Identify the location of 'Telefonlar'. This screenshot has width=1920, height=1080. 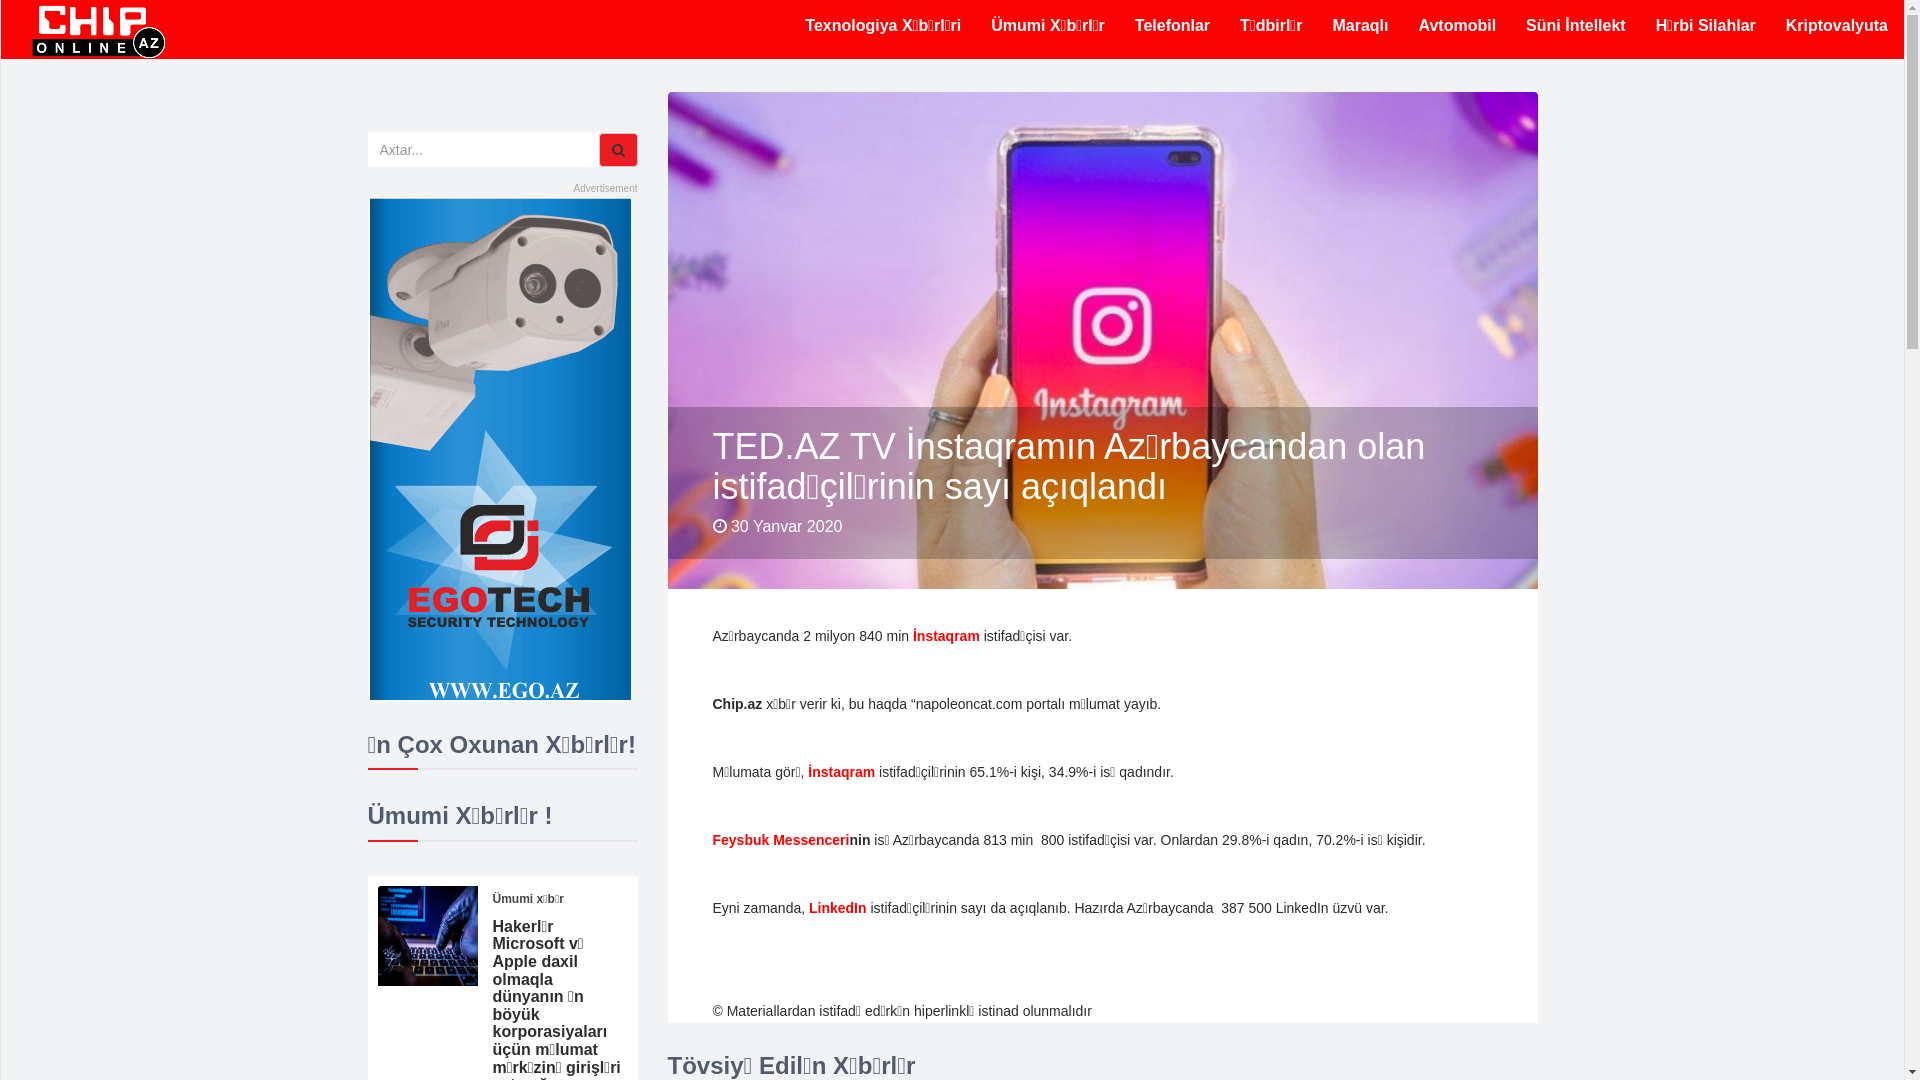
(1172, 26).